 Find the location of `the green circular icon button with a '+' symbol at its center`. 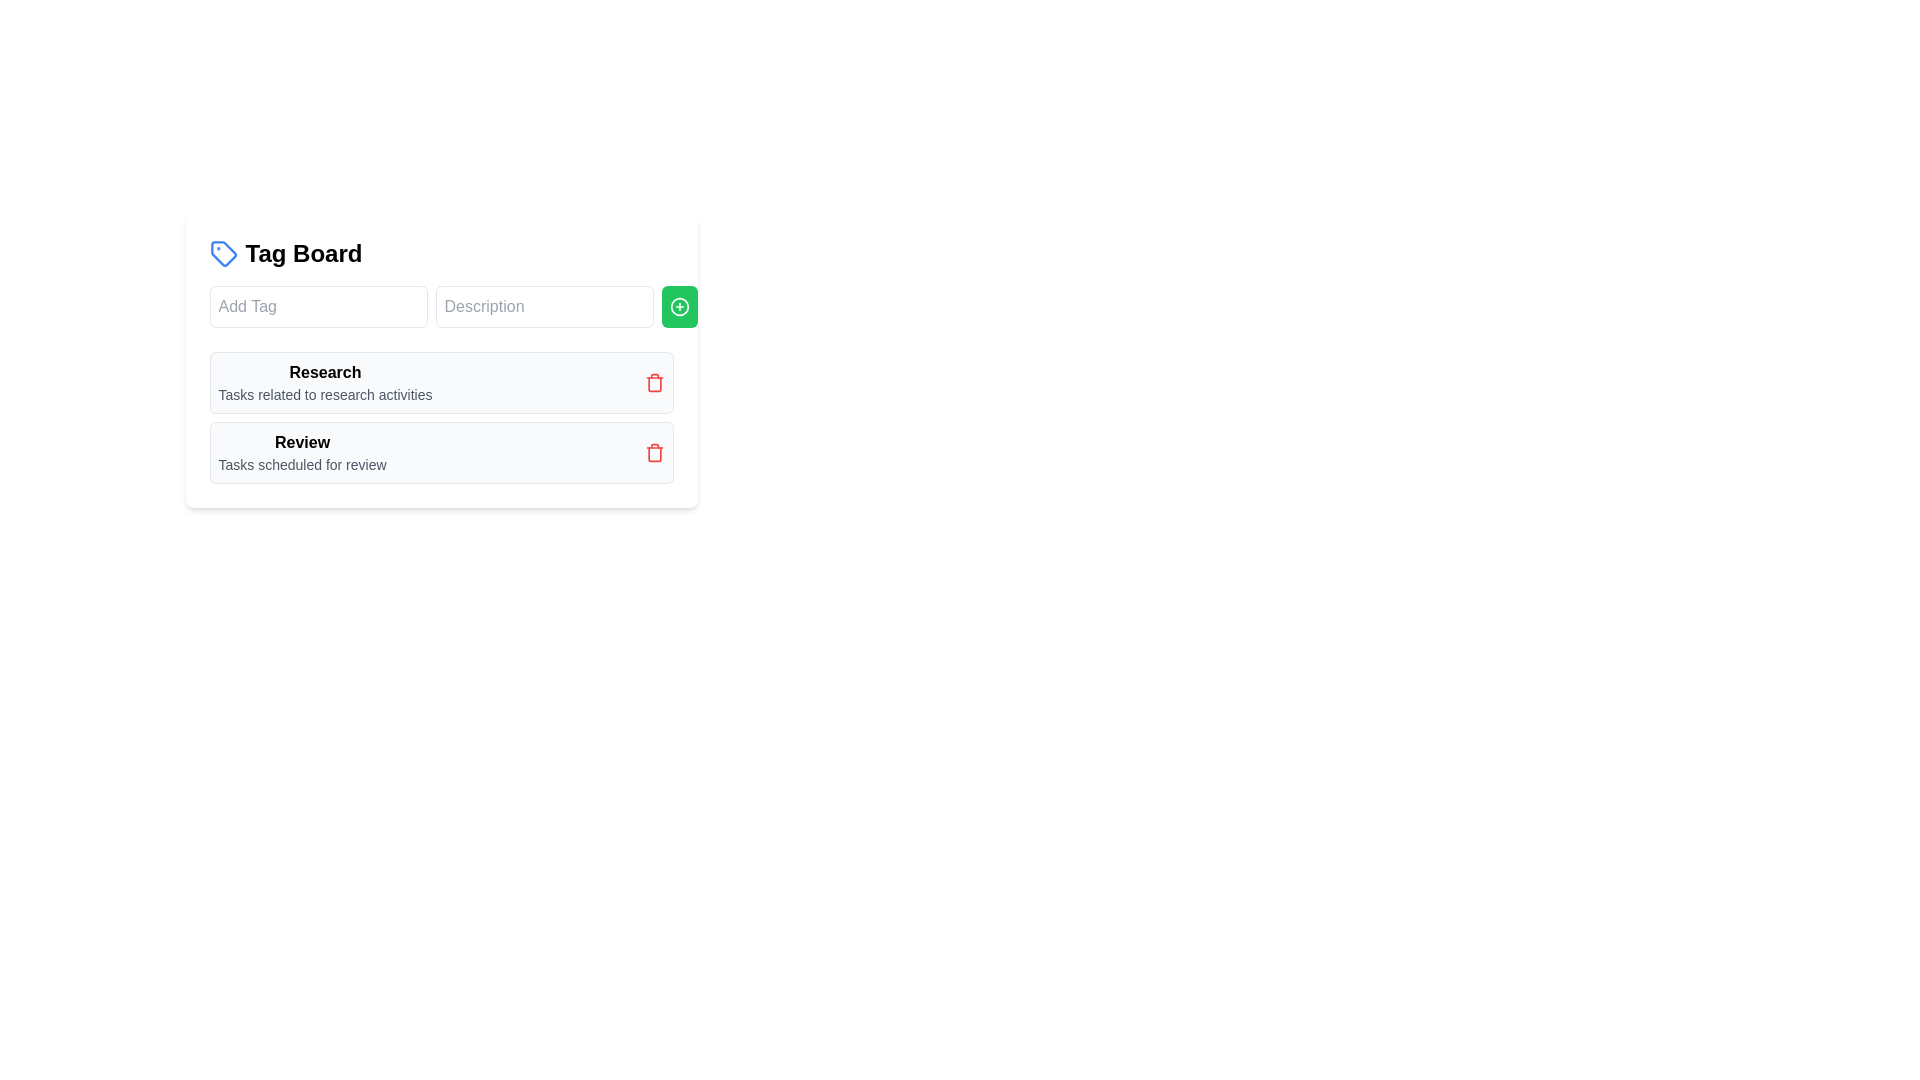

the green circular icon button with a '+' symbol at its center is located at coordinates (679, 307).